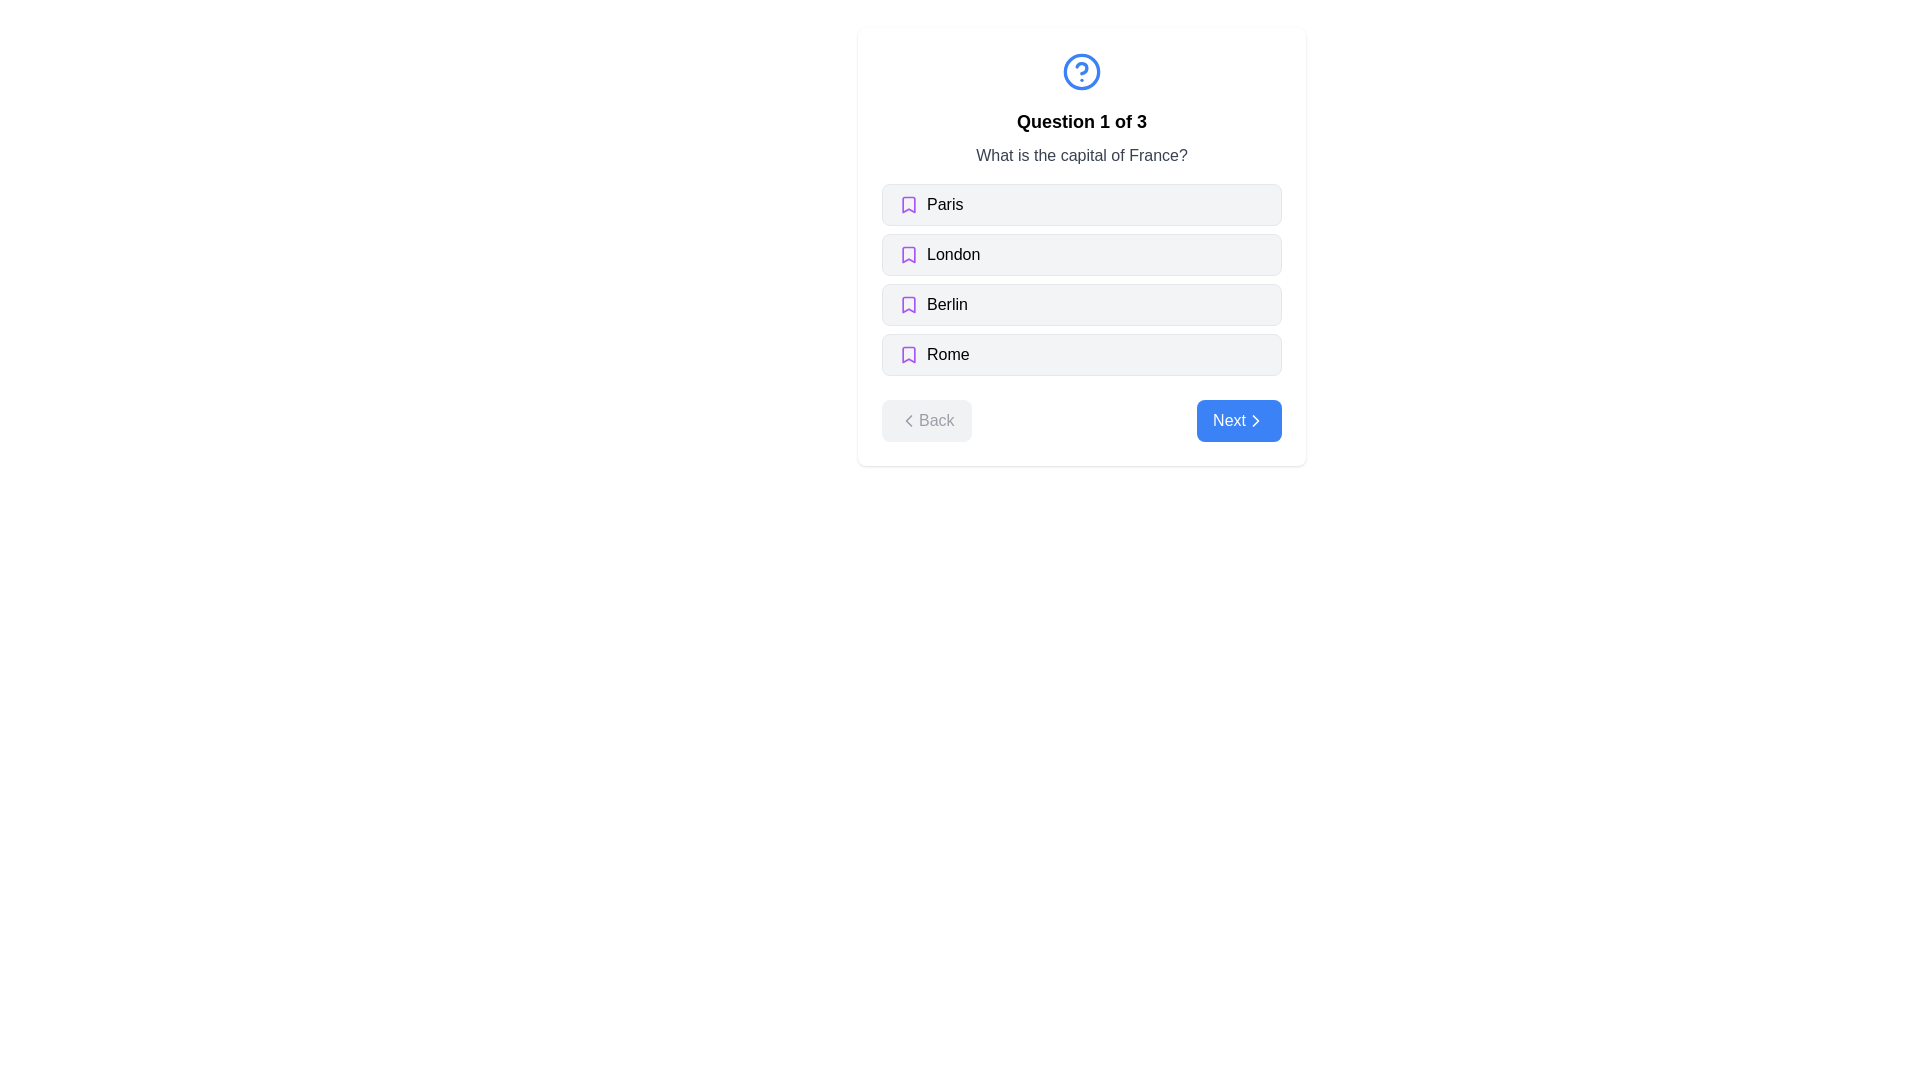 The width and height of the screenshot is (1920, 1080). Describe the element at coordinates (907, 204) in the screenshot. I see `the bookmark icon adjacent to the 'Paris' option in the quiz, which visually denotes it as selected or recommended` at that location.